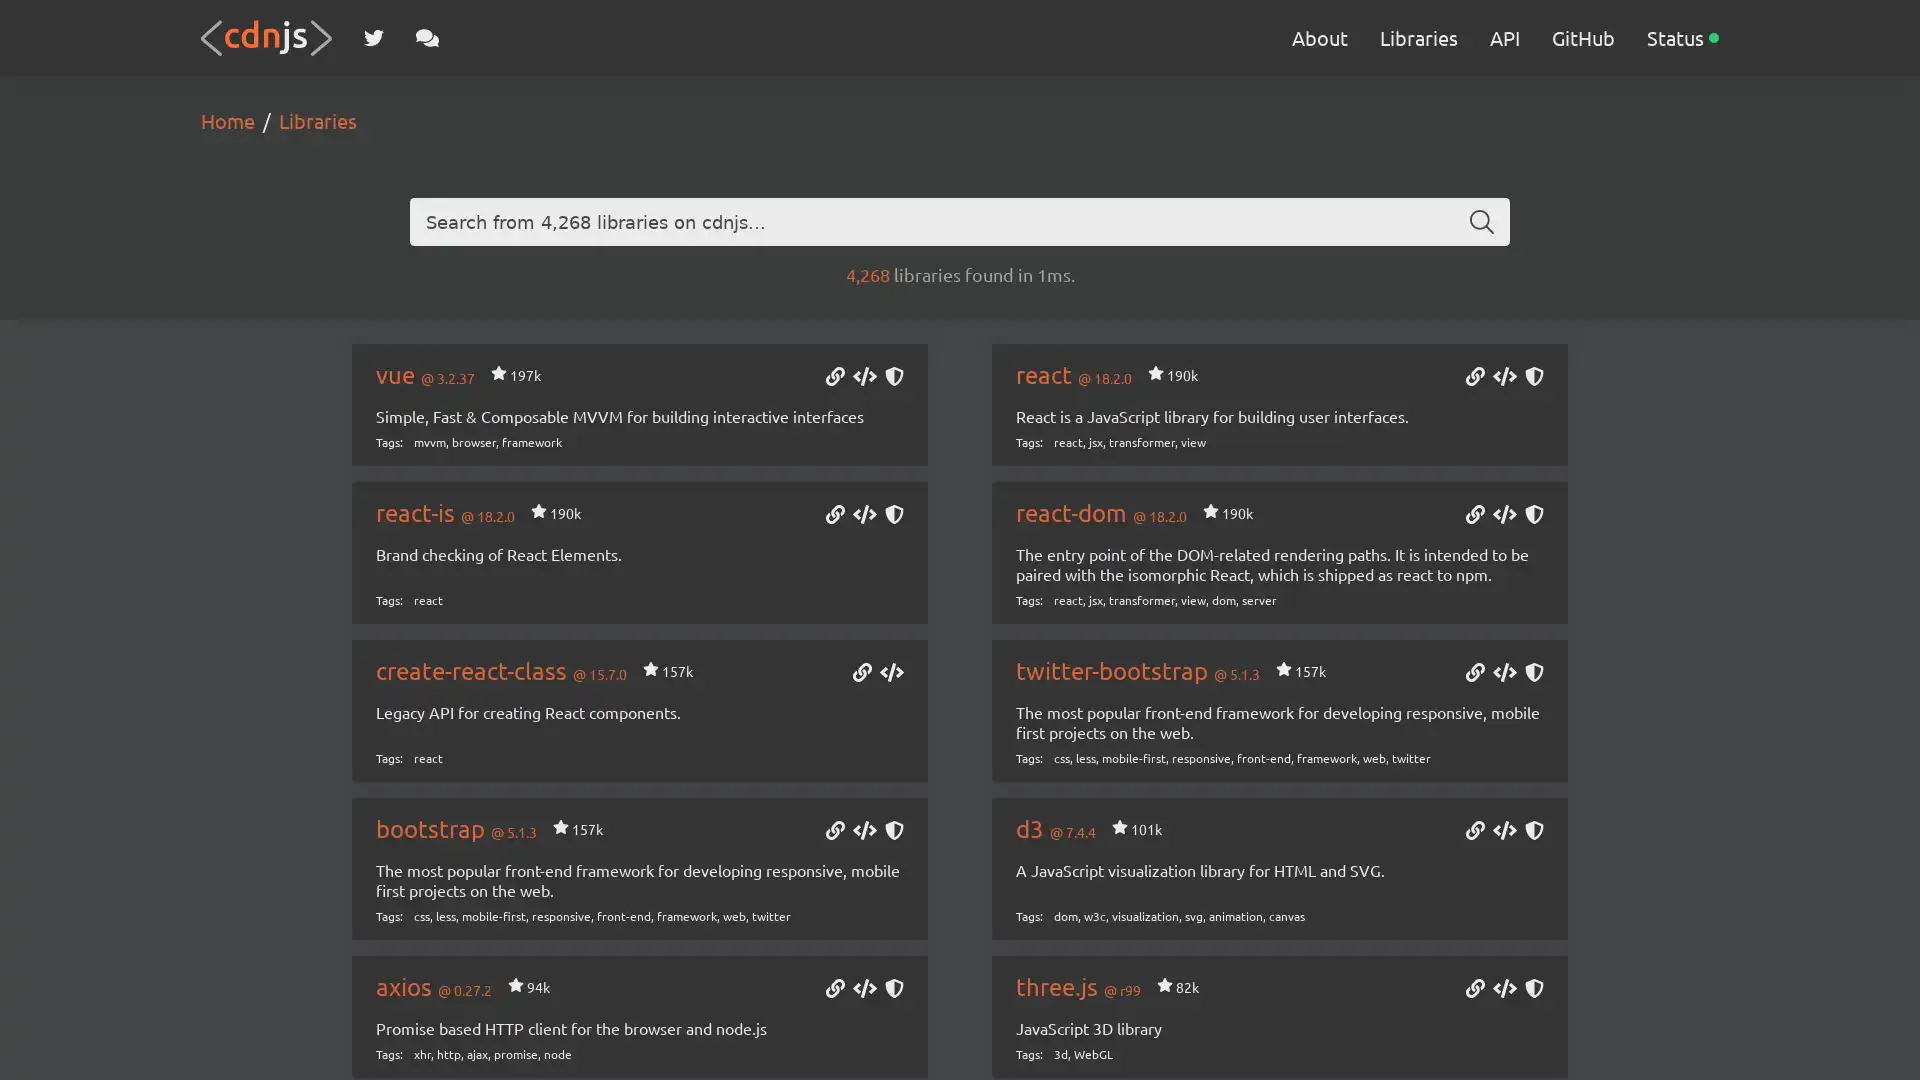 The image size is (1920, 1080). Describe the element at coordinates (1474, 378) in the screenshot. I see `Copy URL` at that location.